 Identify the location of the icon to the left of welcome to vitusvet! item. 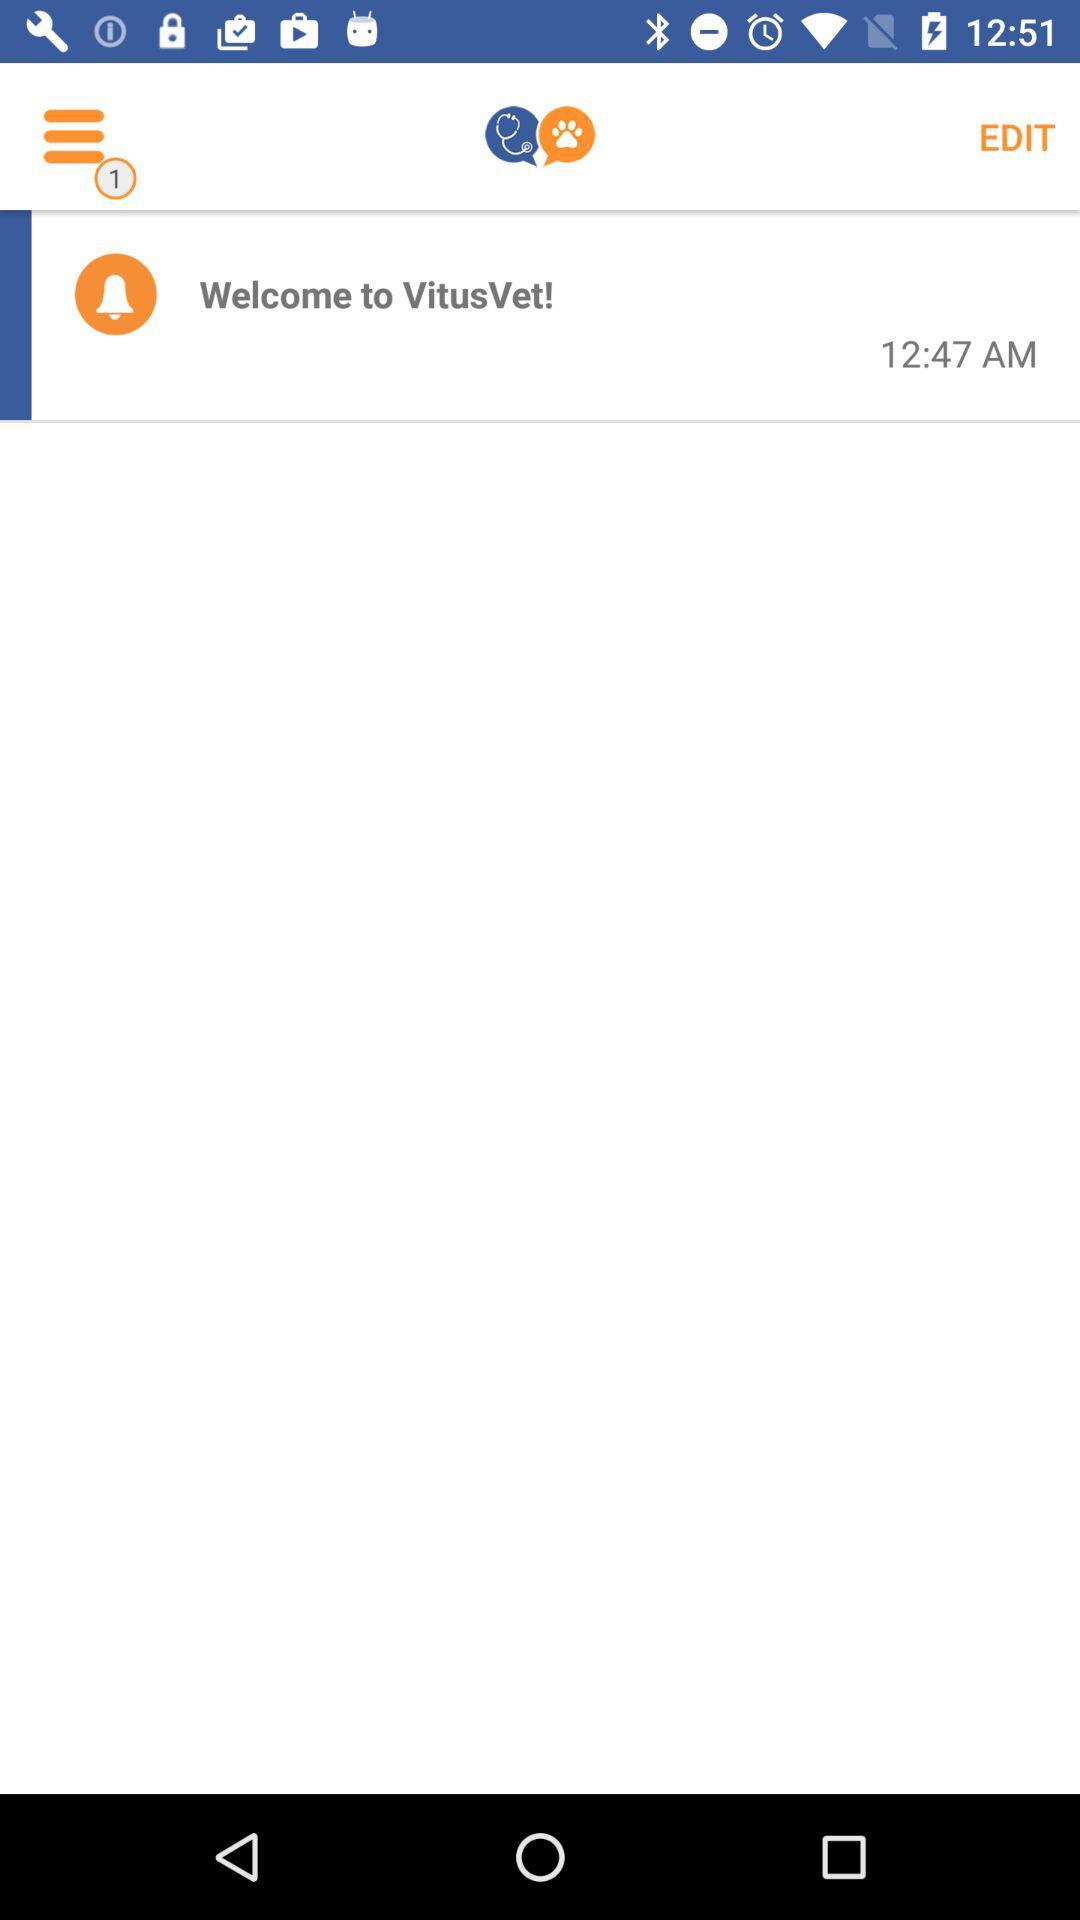
(115, 292).